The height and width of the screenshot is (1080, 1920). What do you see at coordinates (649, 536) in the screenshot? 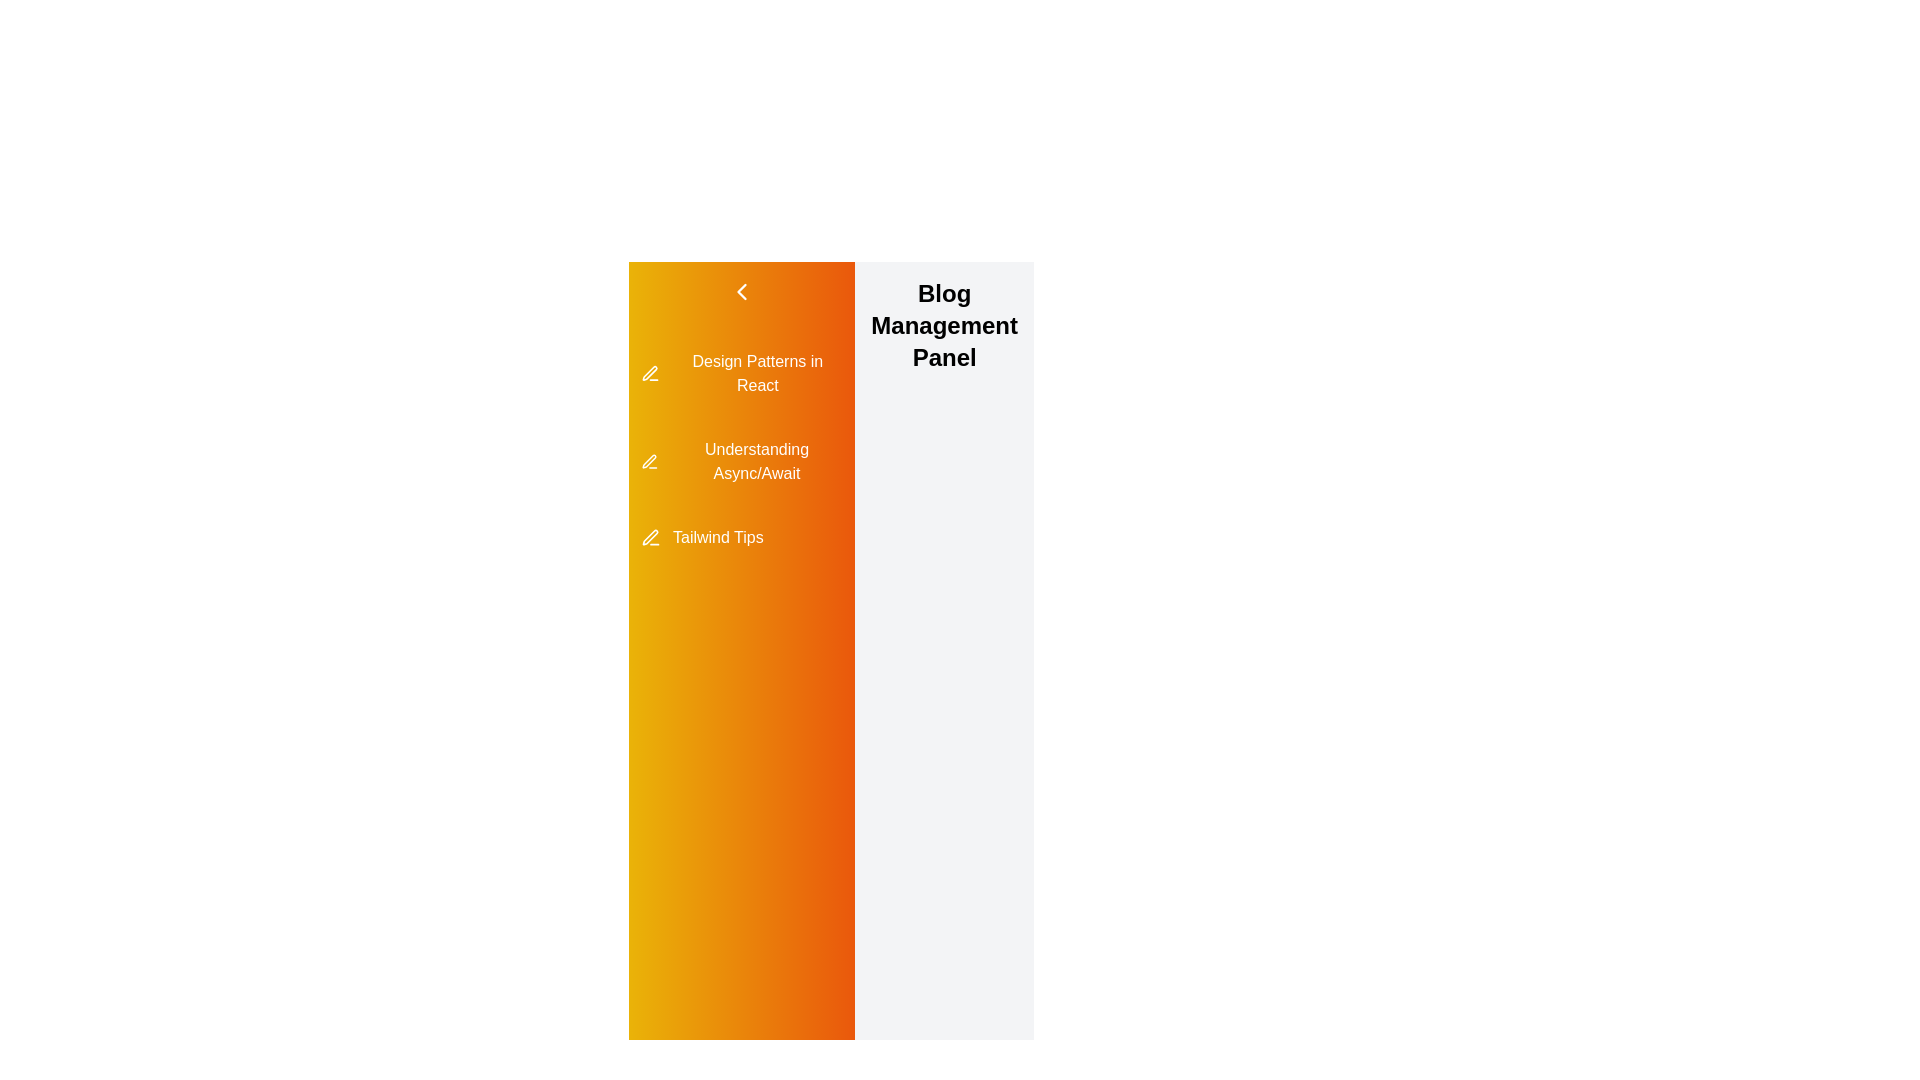
I see `the icon associated with the blog entry titled Tailwind Tips` at bounding box center [649, 536].